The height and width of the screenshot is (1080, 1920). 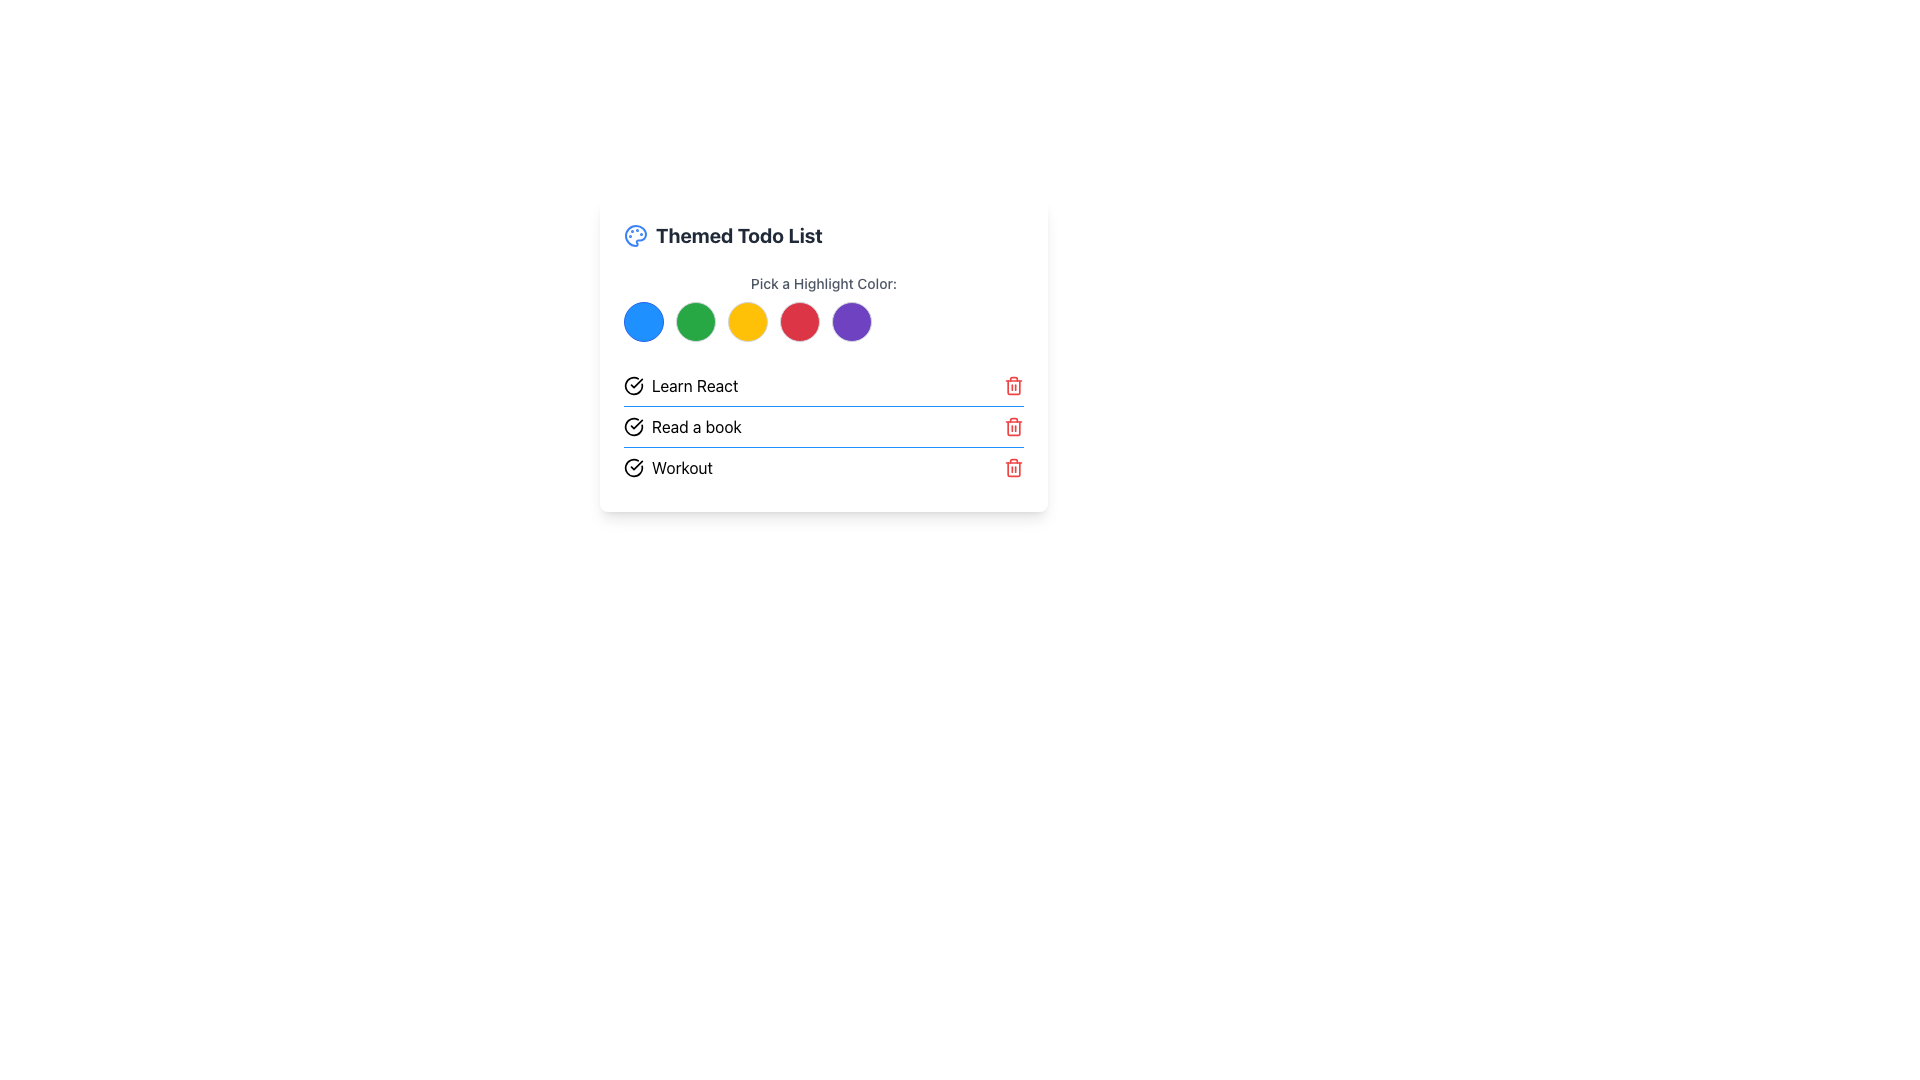 What do you see at coordinates (632, 426) in the screenshot?
I see `the second circular blue check icon located to the left of the text 'Read a book' in the task list` at bounding box center [632, 426].